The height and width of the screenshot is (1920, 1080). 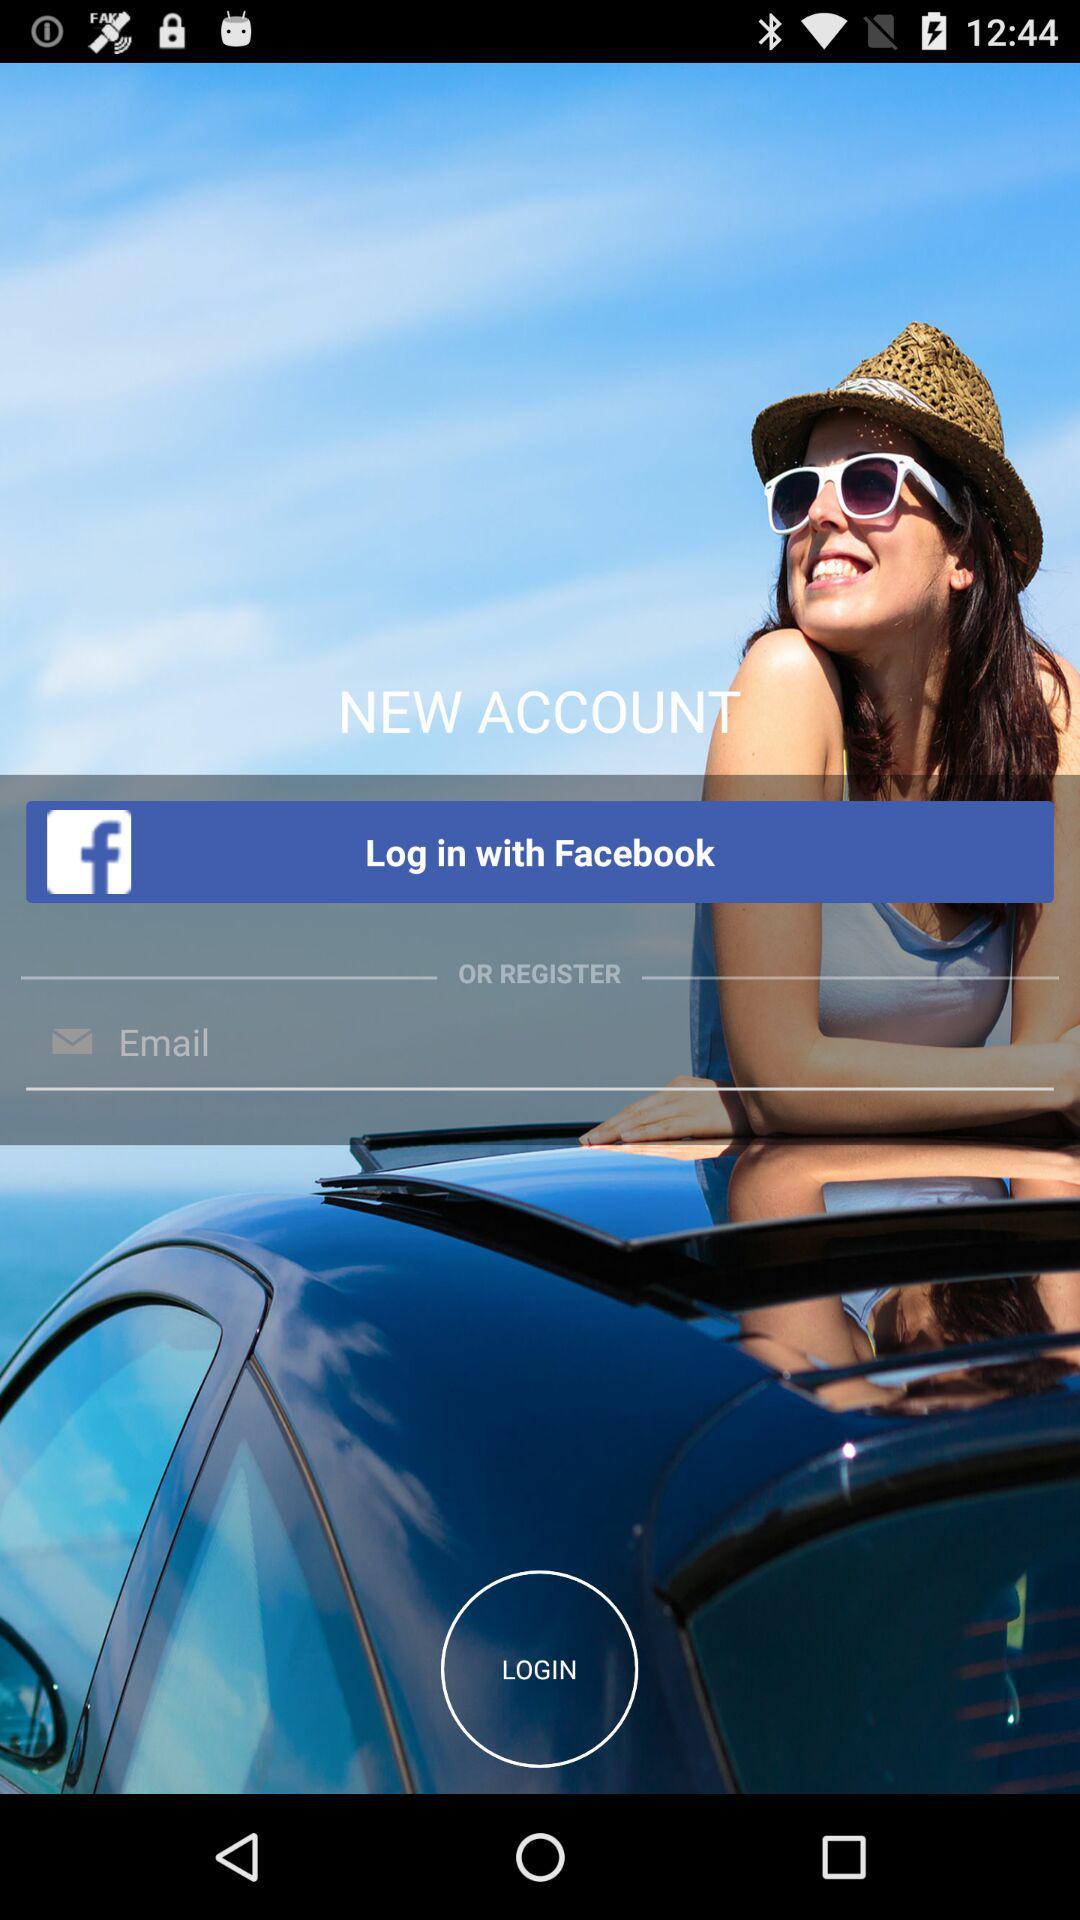 What do you see at coordinates (540, 852) in the screenshot?
I see `log in with item` at bounding box center [540, 852].